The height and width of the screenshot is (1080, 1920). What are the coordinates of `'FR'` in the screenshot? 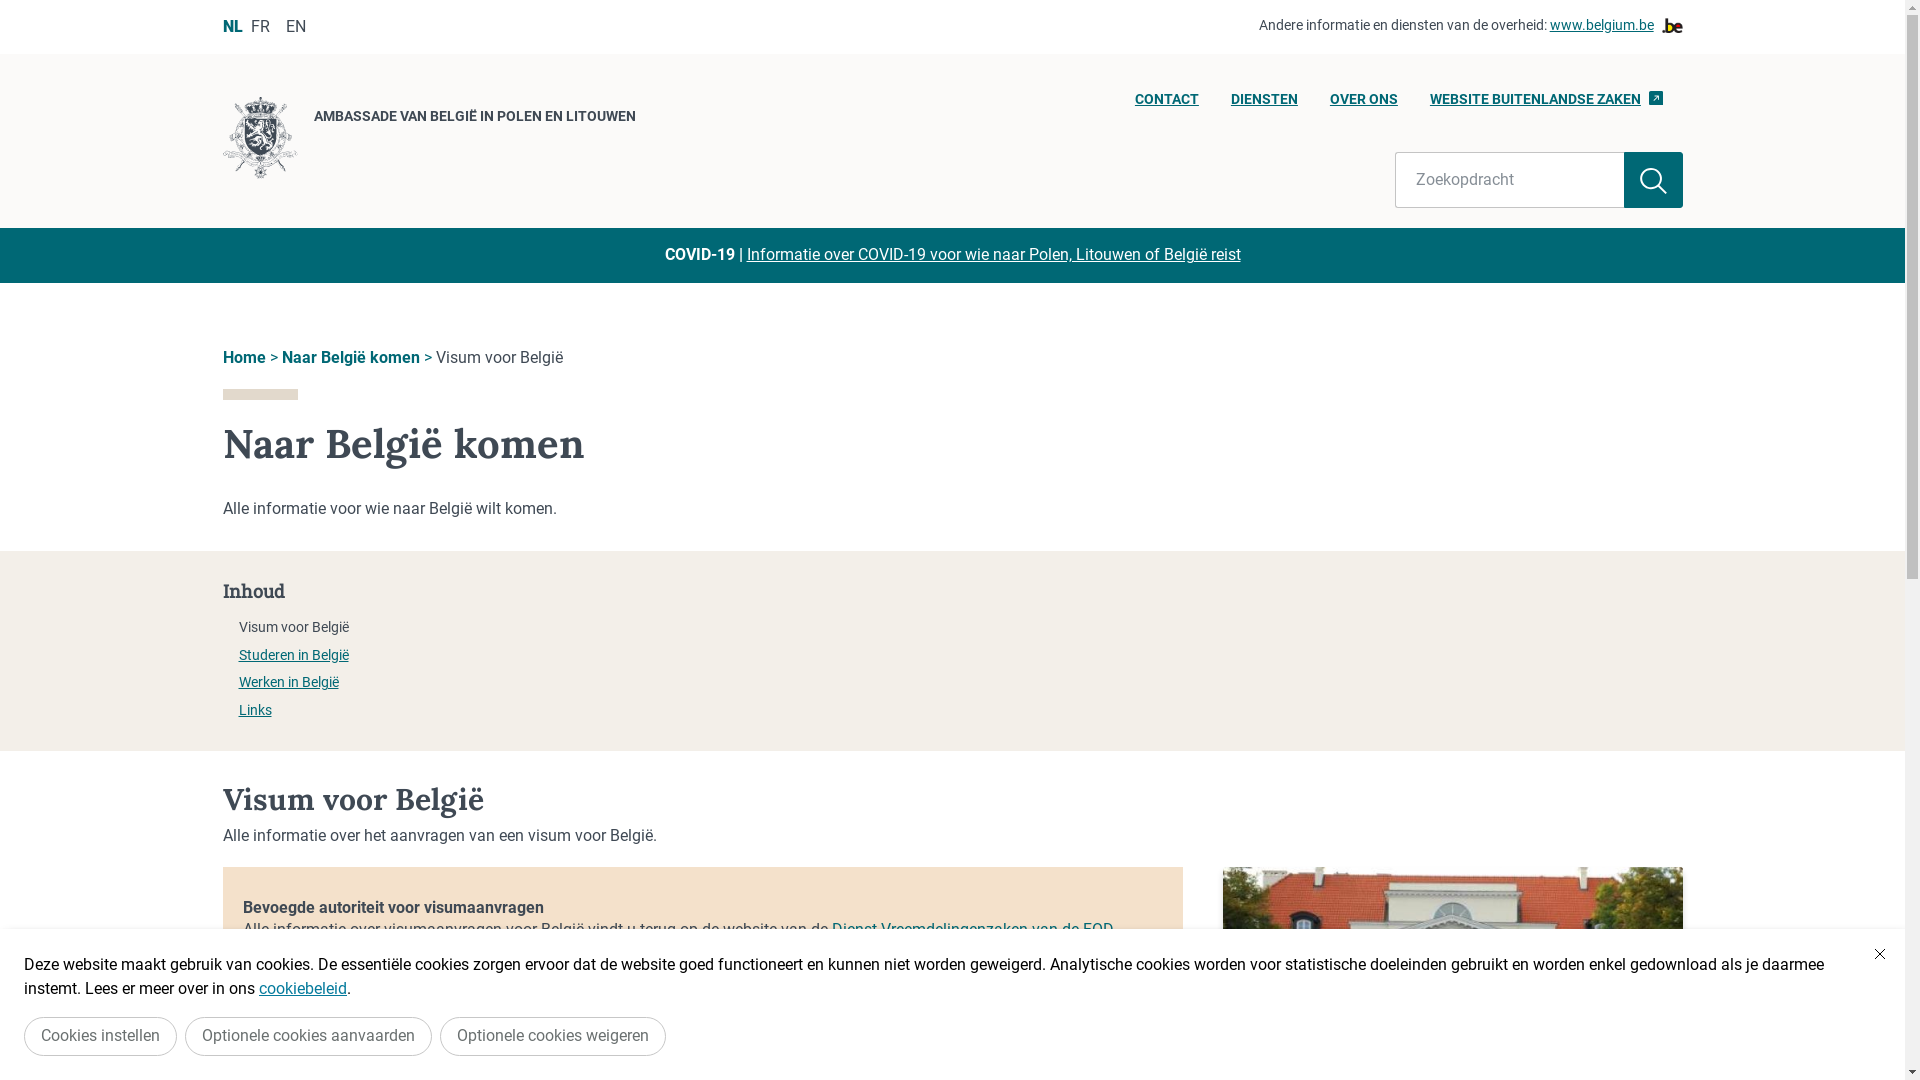 It's located at (248, 26).